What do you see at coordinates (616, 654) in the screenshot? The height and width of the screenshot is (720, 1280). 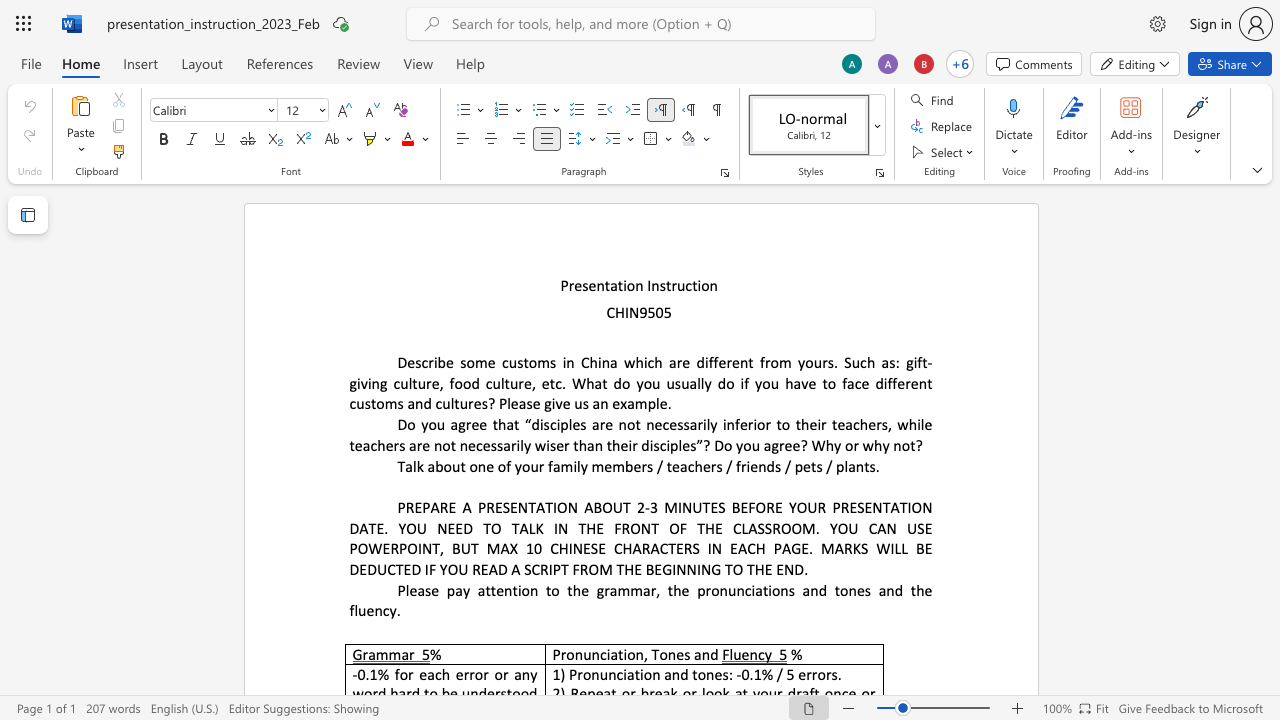 I see `the space between the continuous character "a" and "t" in the text` at bounding box center [616, 654].